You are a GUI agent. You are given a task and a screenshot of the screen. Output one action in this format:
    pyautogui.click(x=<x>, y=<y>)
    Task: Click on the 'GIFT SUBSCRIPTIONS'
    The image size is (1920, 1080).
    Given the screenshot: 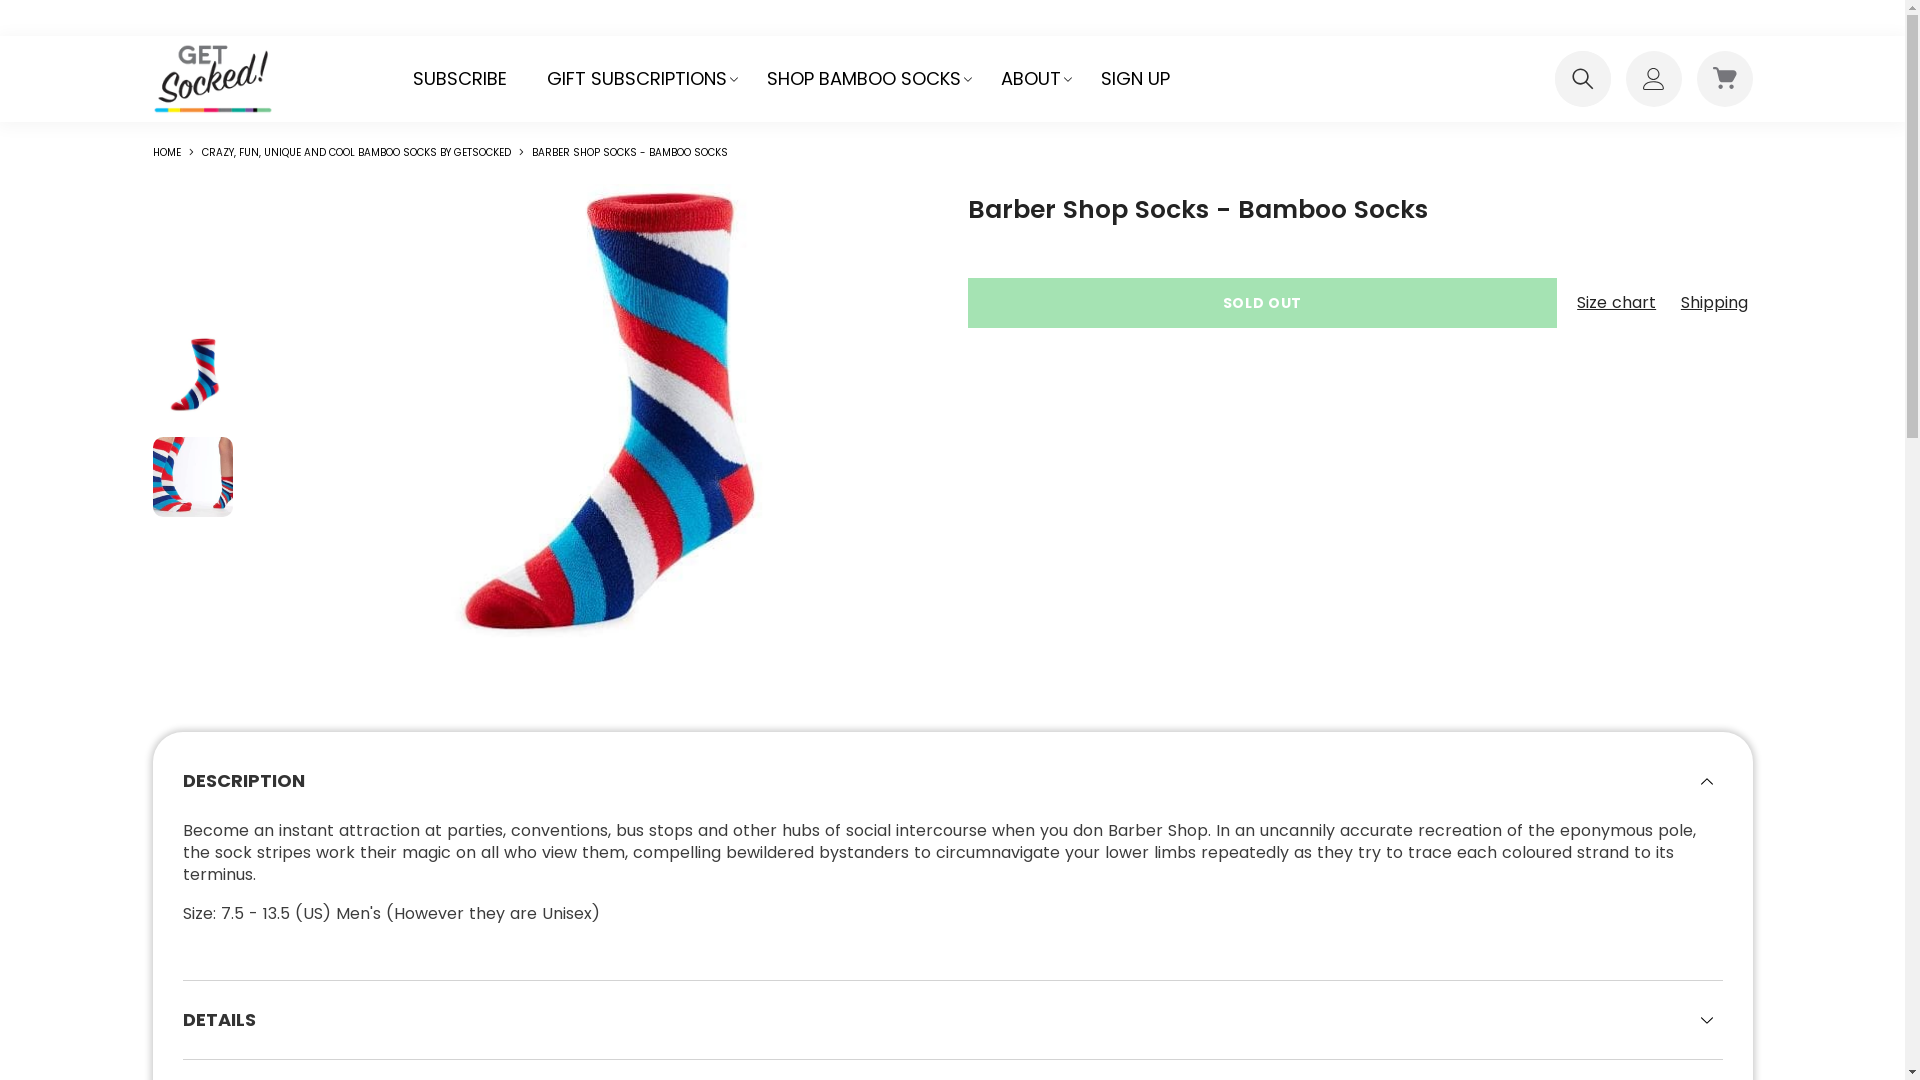 What is the action you would take?
    pyautogui.click(x=634, y=77)
    